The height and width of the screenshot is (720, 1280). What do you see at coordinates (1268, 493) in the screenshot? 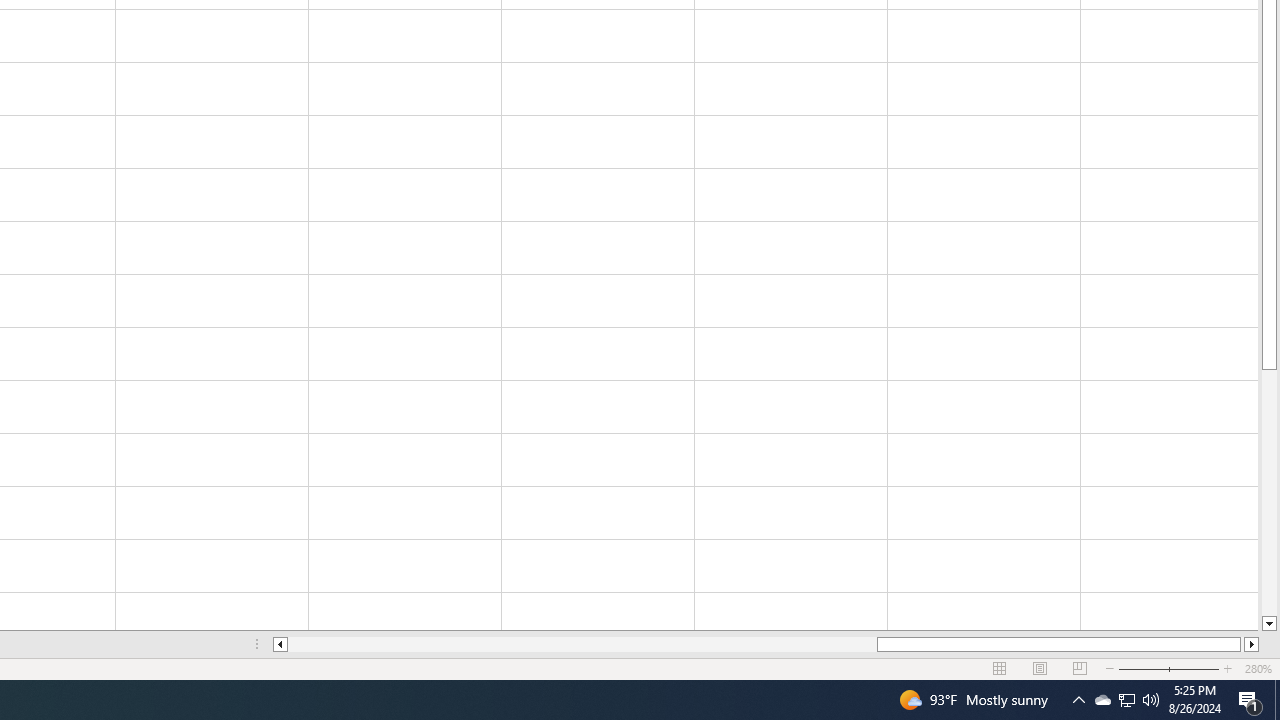
I see `'Page down'` at bounding box center [1268, 493].